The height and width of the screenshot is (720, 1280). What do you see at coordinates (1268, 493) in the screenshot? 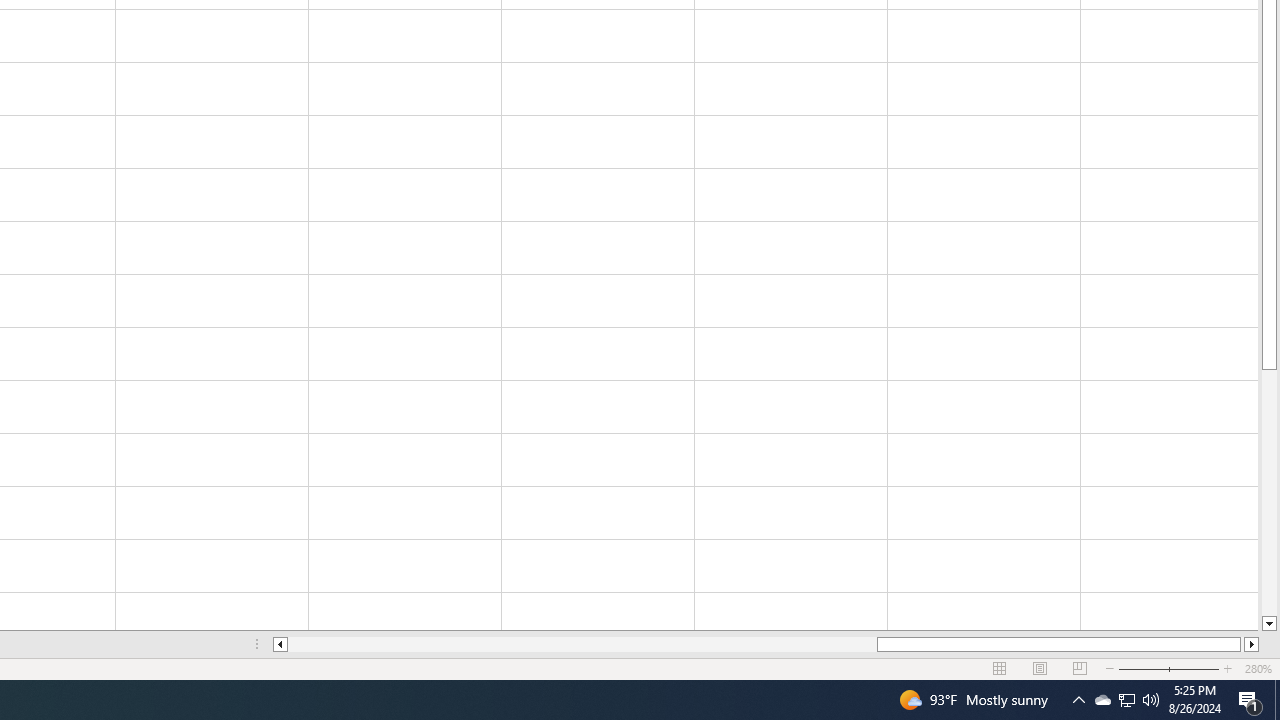
I see `'Page down'` at bounding box center [1268, 493].